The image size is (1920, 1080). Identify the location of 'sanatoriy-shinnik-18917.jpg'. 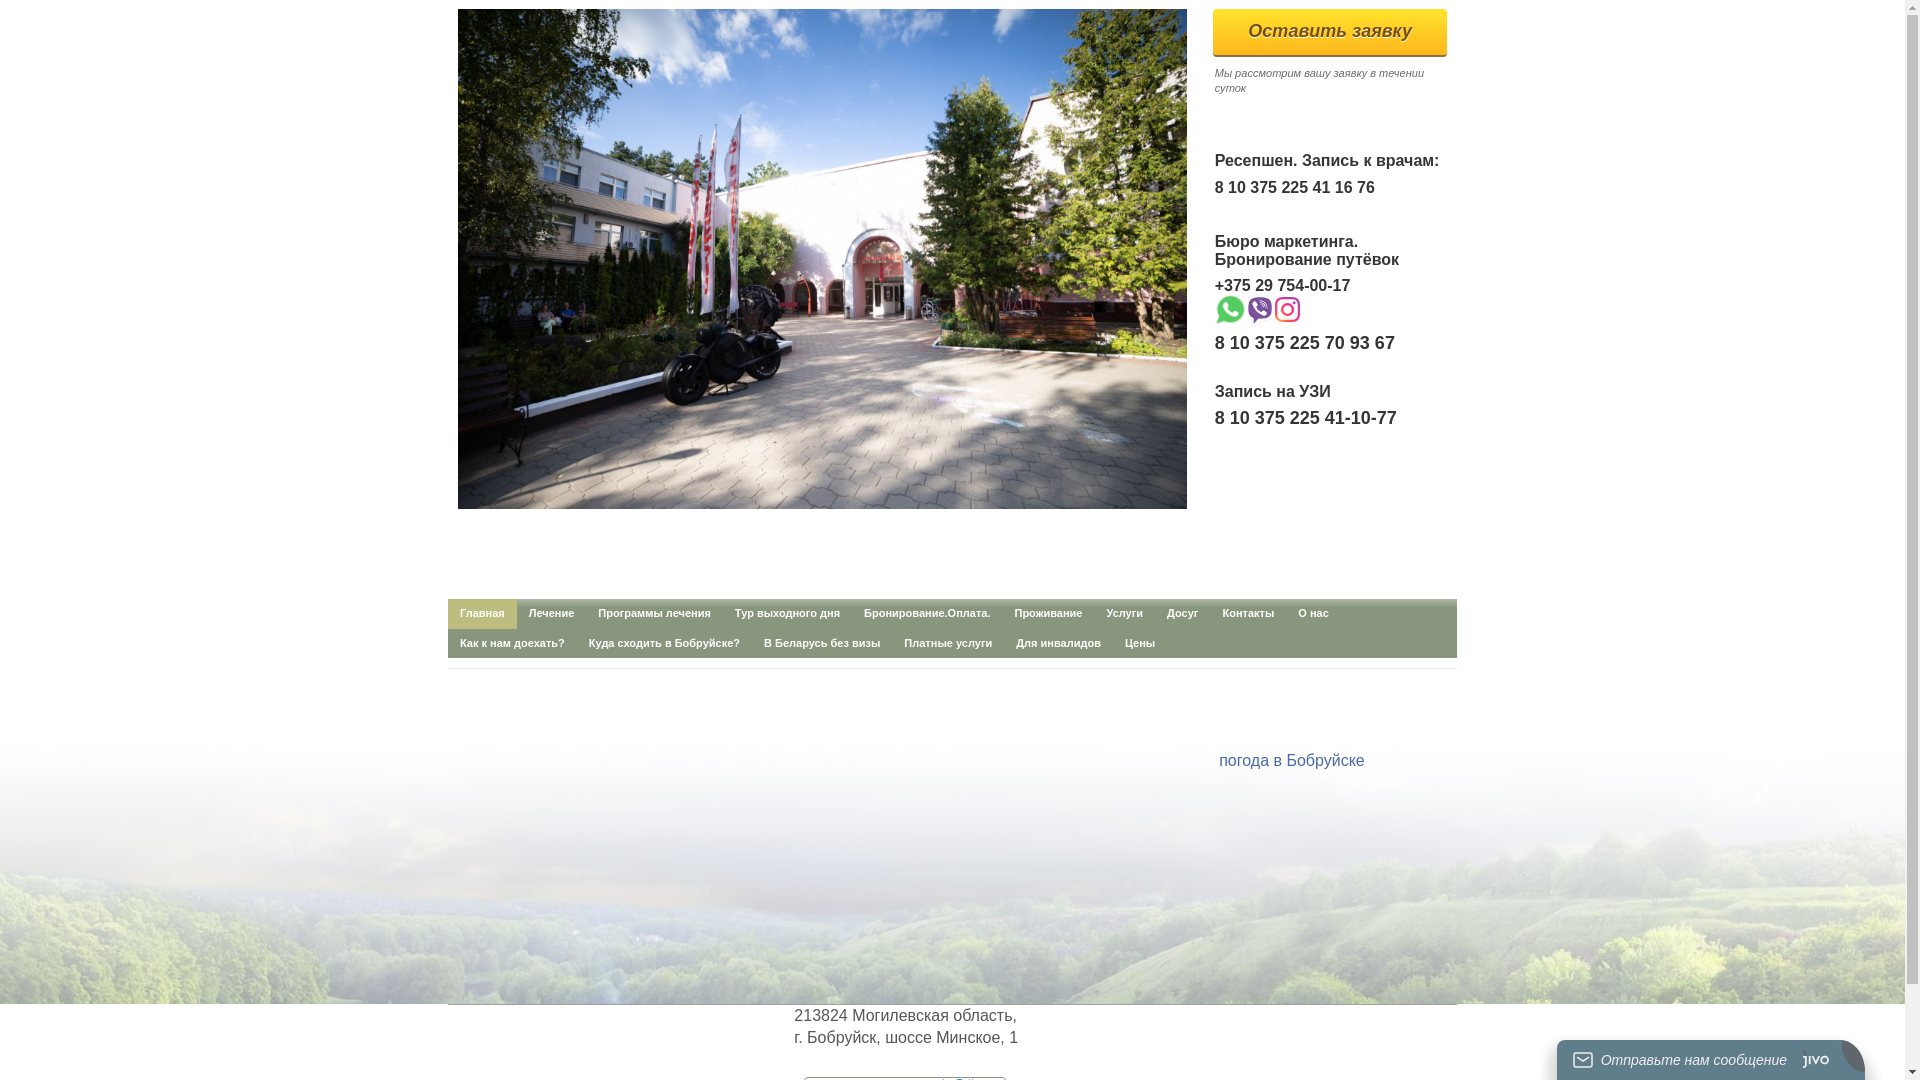
(456, 257).